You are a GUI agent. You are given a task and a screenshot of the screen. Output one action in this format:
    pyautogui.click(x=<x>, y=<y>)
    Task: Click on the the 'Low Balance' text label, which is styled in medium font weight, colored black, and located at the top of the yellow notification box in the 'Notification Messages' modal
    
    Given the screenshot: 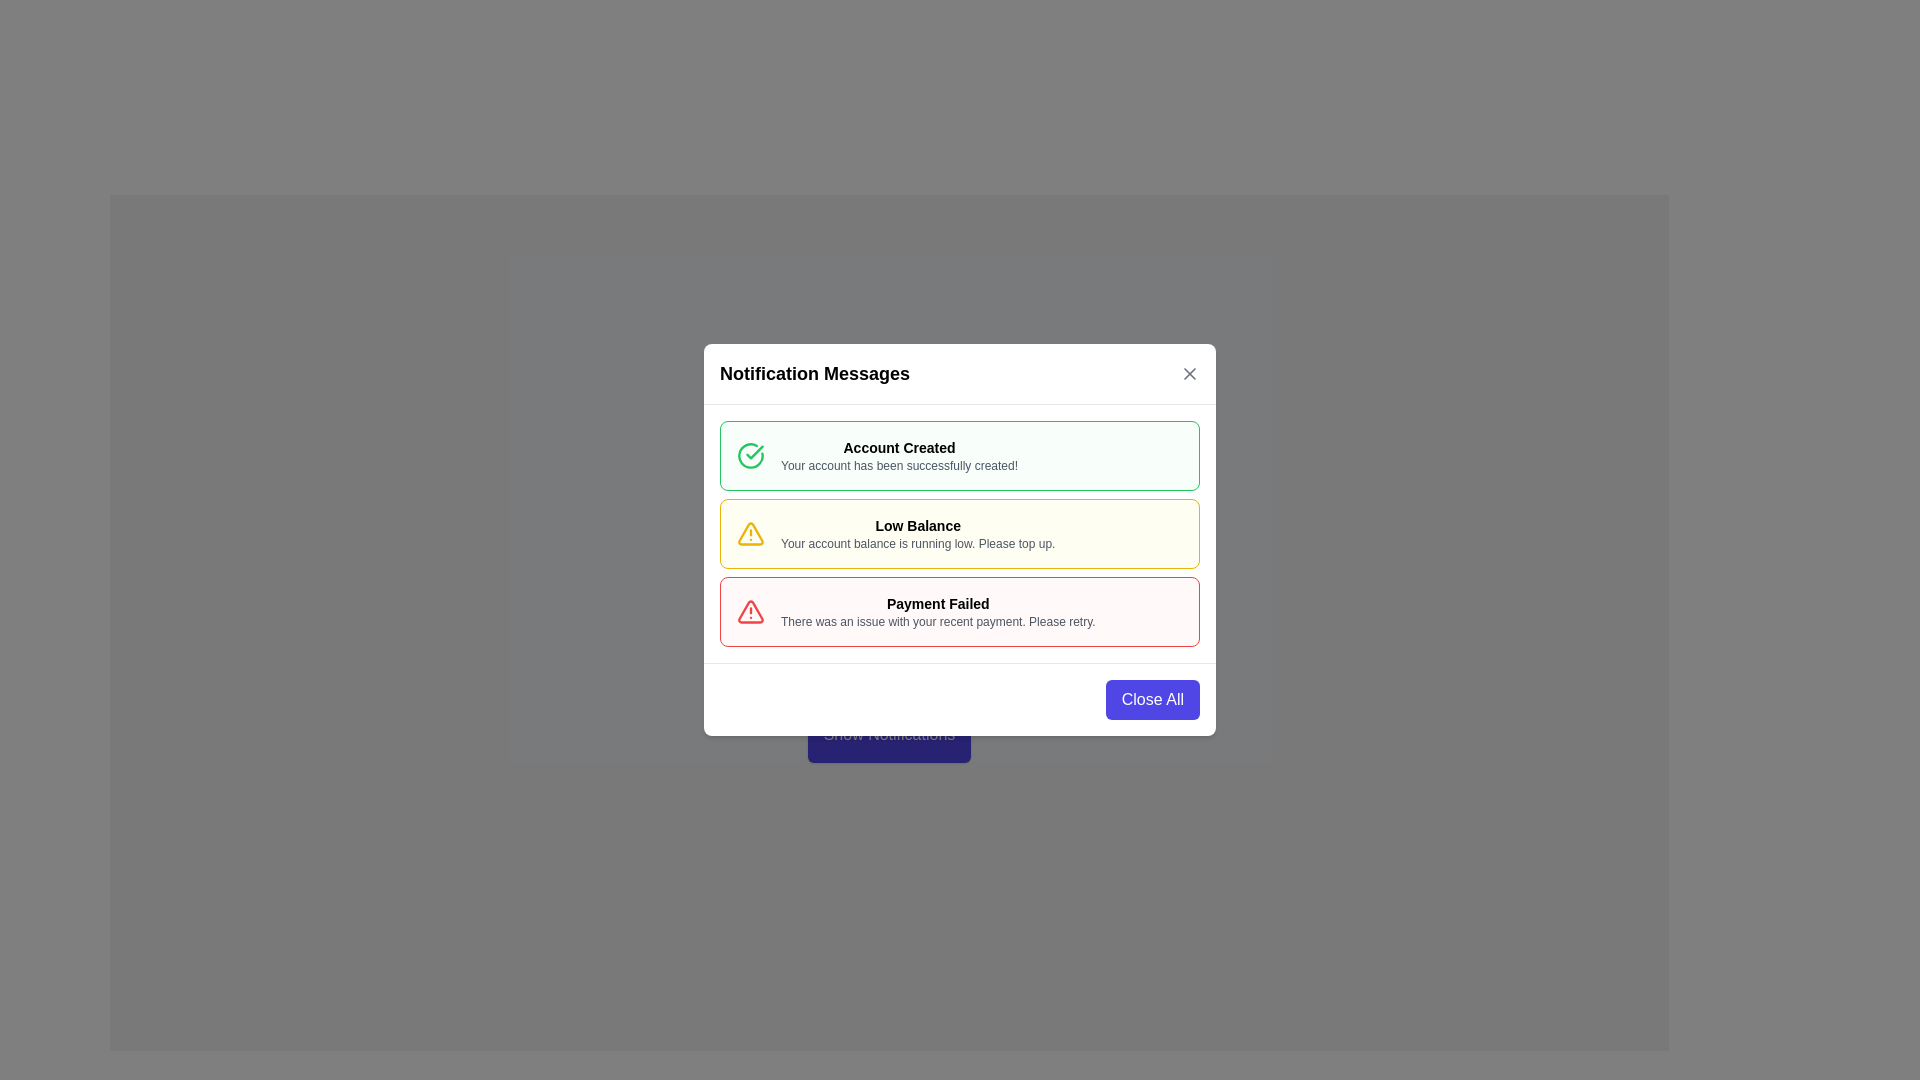 What is the action you would take?
    pyautogui.click(x=917, y=524)
    